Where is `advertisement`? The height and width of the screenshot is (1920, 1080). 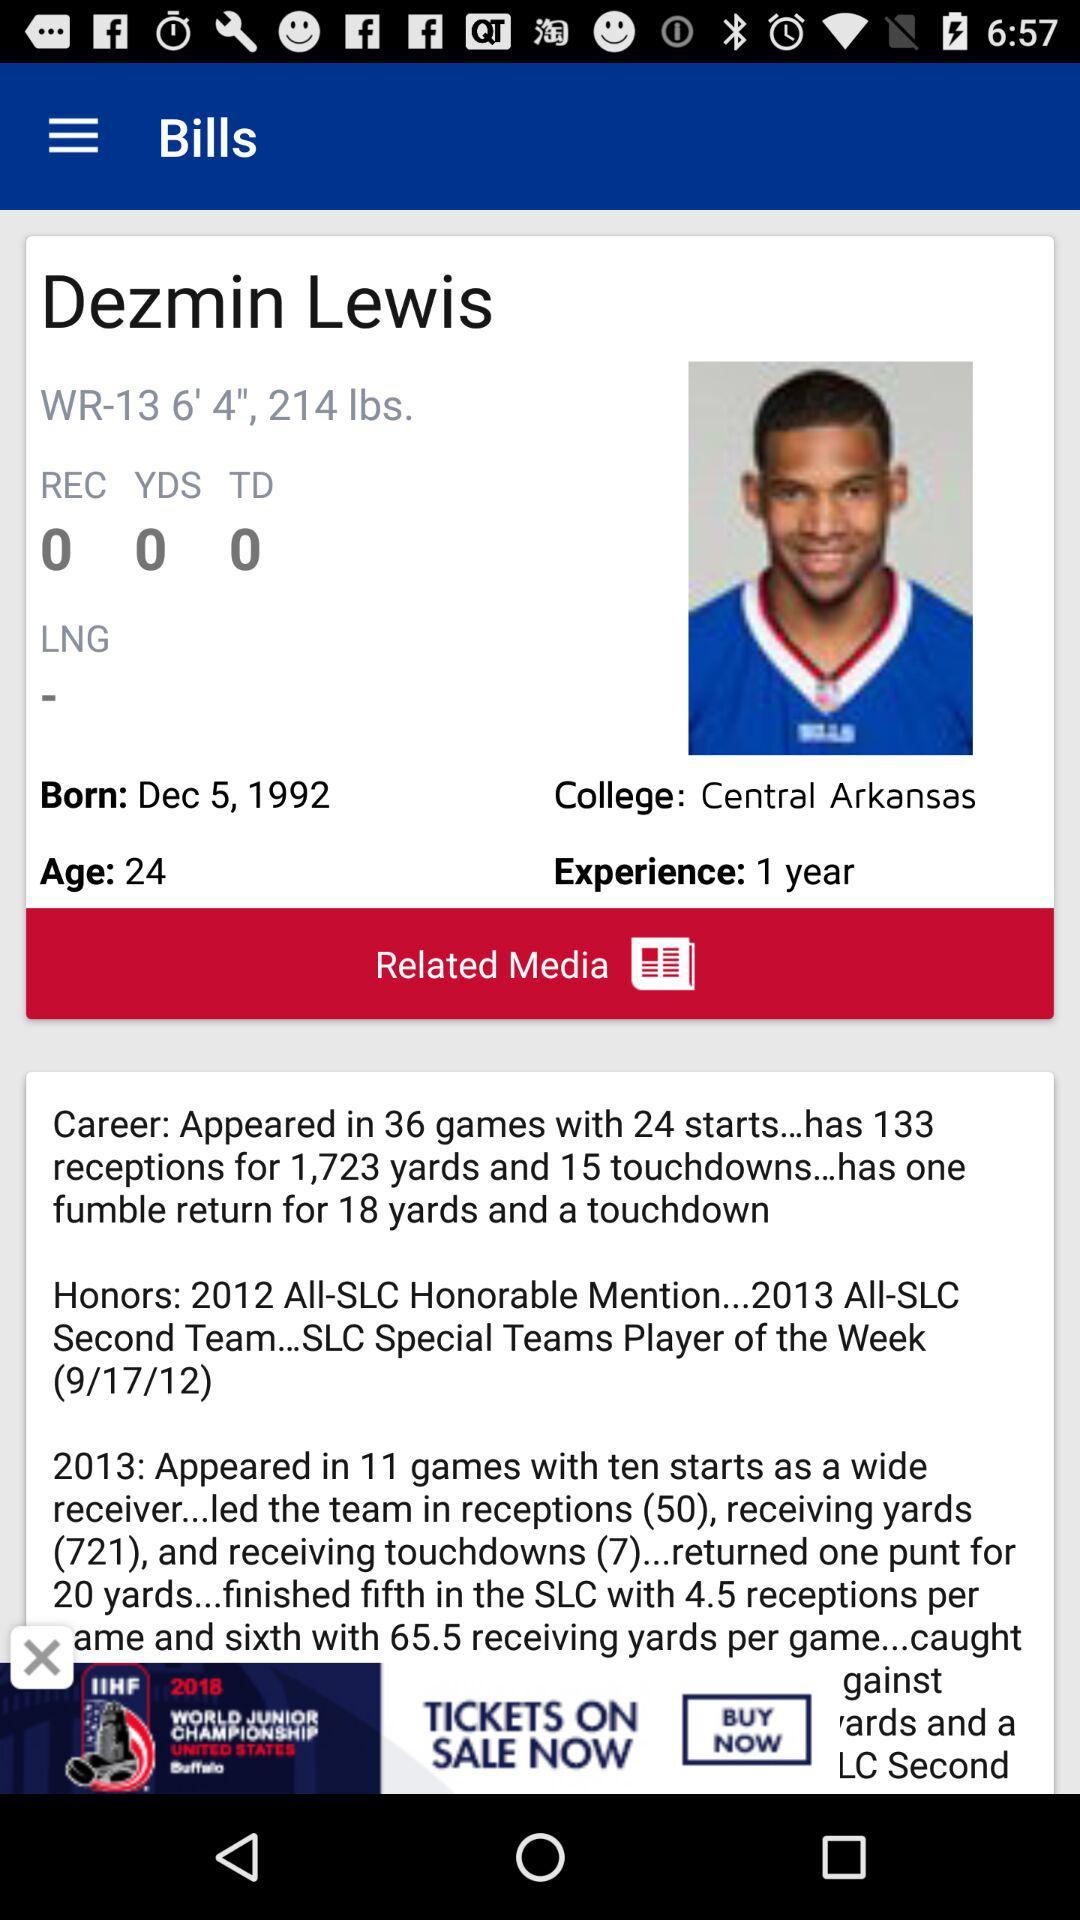 advertisement is located at coordinates (540, 1727).